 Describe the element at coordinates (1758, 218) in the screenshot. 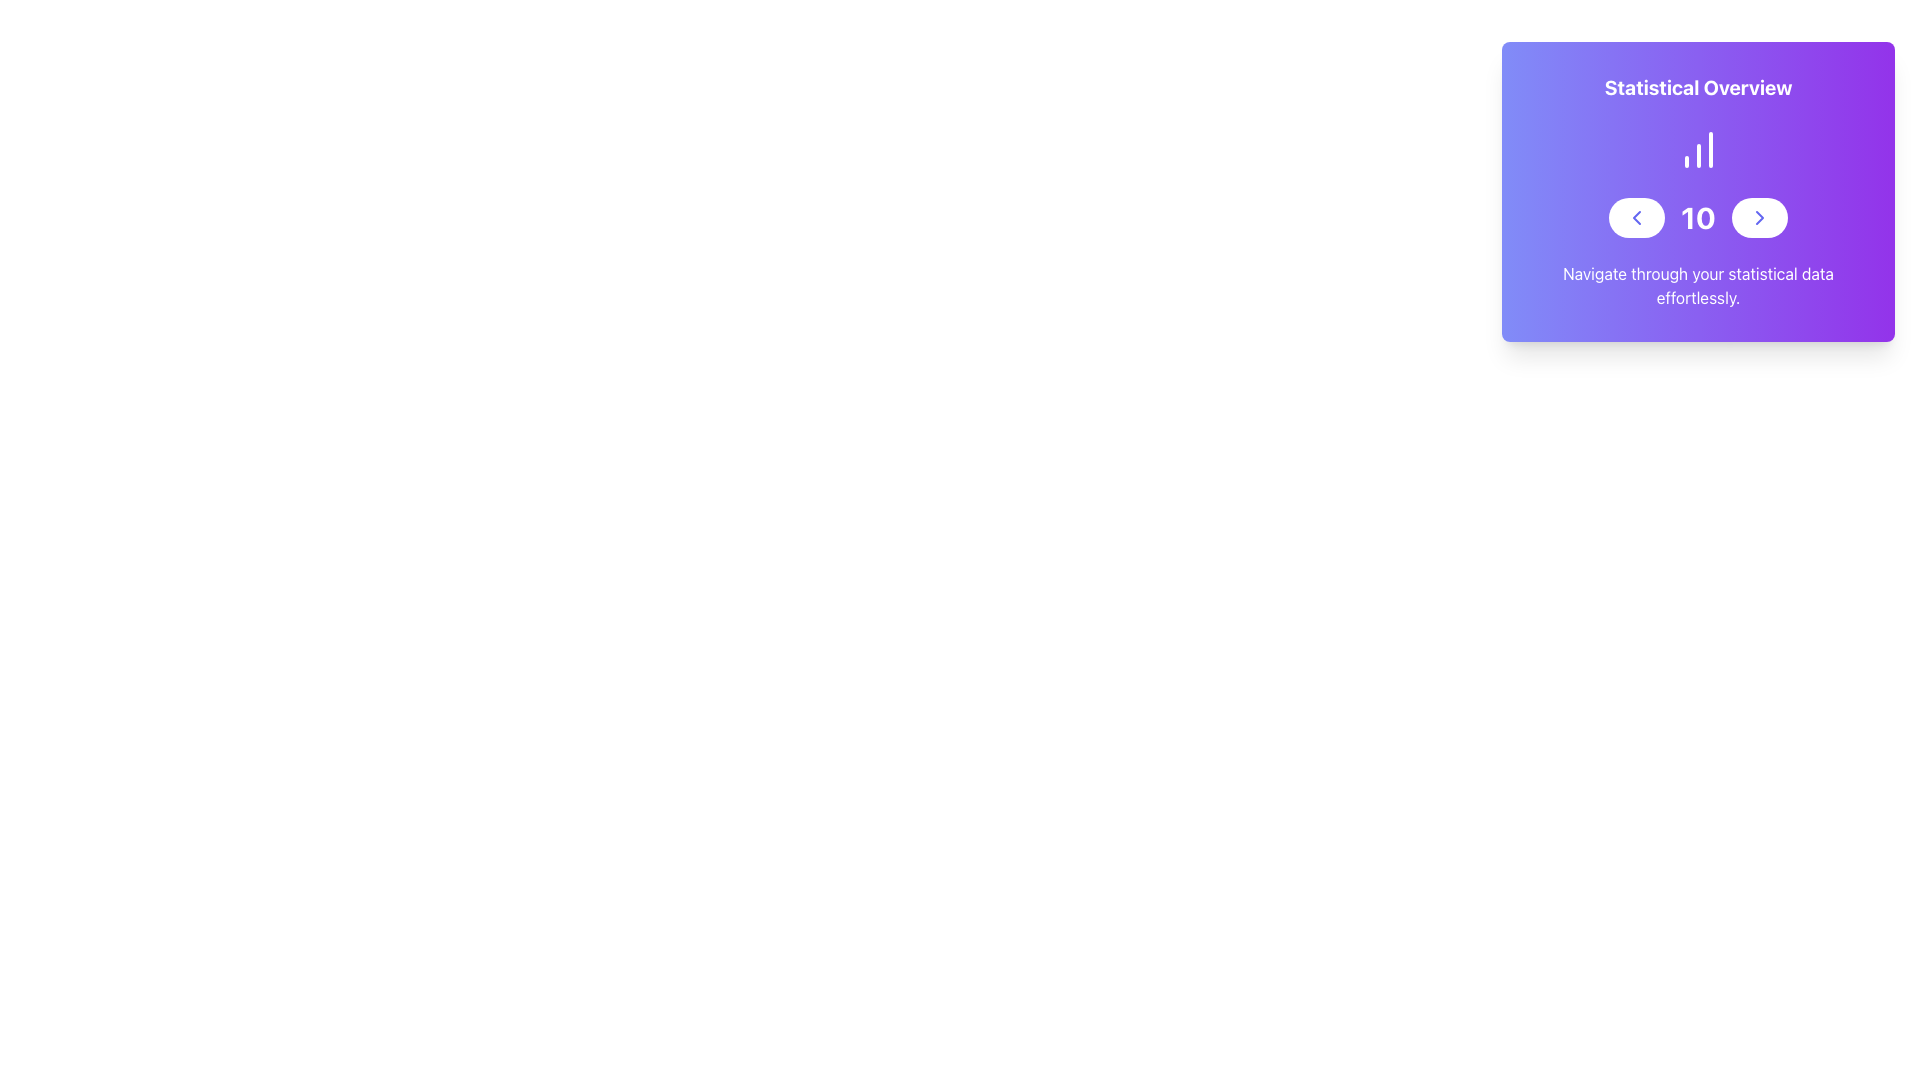

I see `the forward navigation icon located on the far right of the navigation row within the purple card labeled 'Statistical Overview'` at that location.